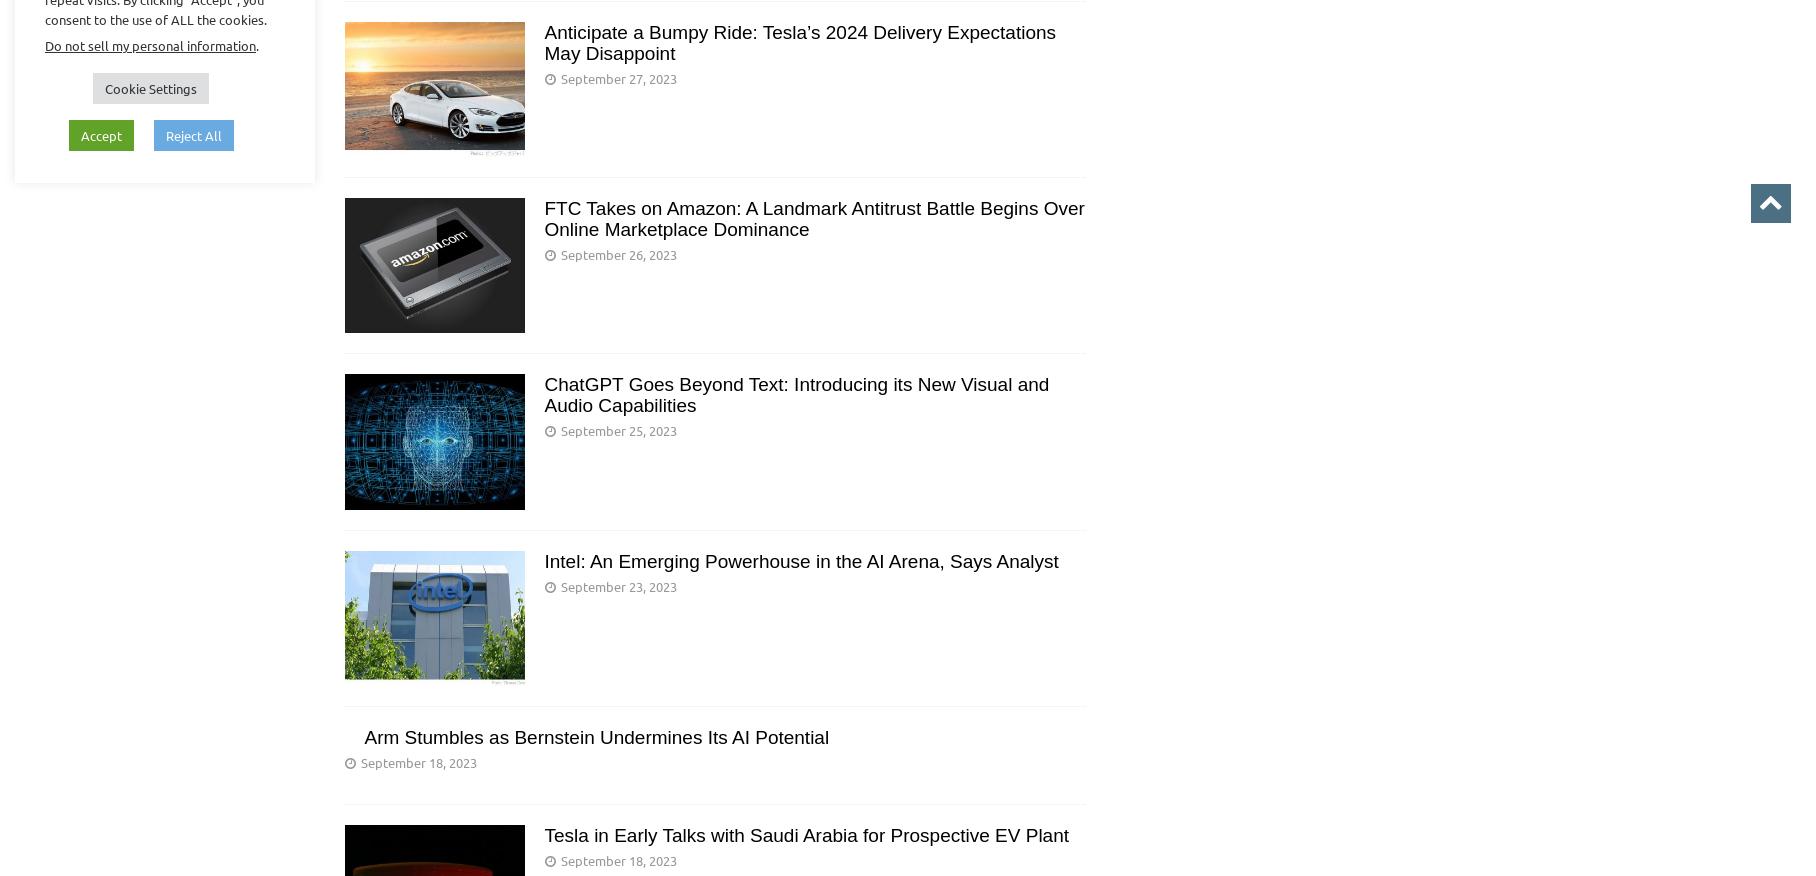 Image resolution: width=1816 pixels, height=876 pixels. Describe the element at coordinates (805, 834) in the screenshot. I see `'Tesla in Early Talks with Saudi Arabia for Prospective EV Plant'` at that location.